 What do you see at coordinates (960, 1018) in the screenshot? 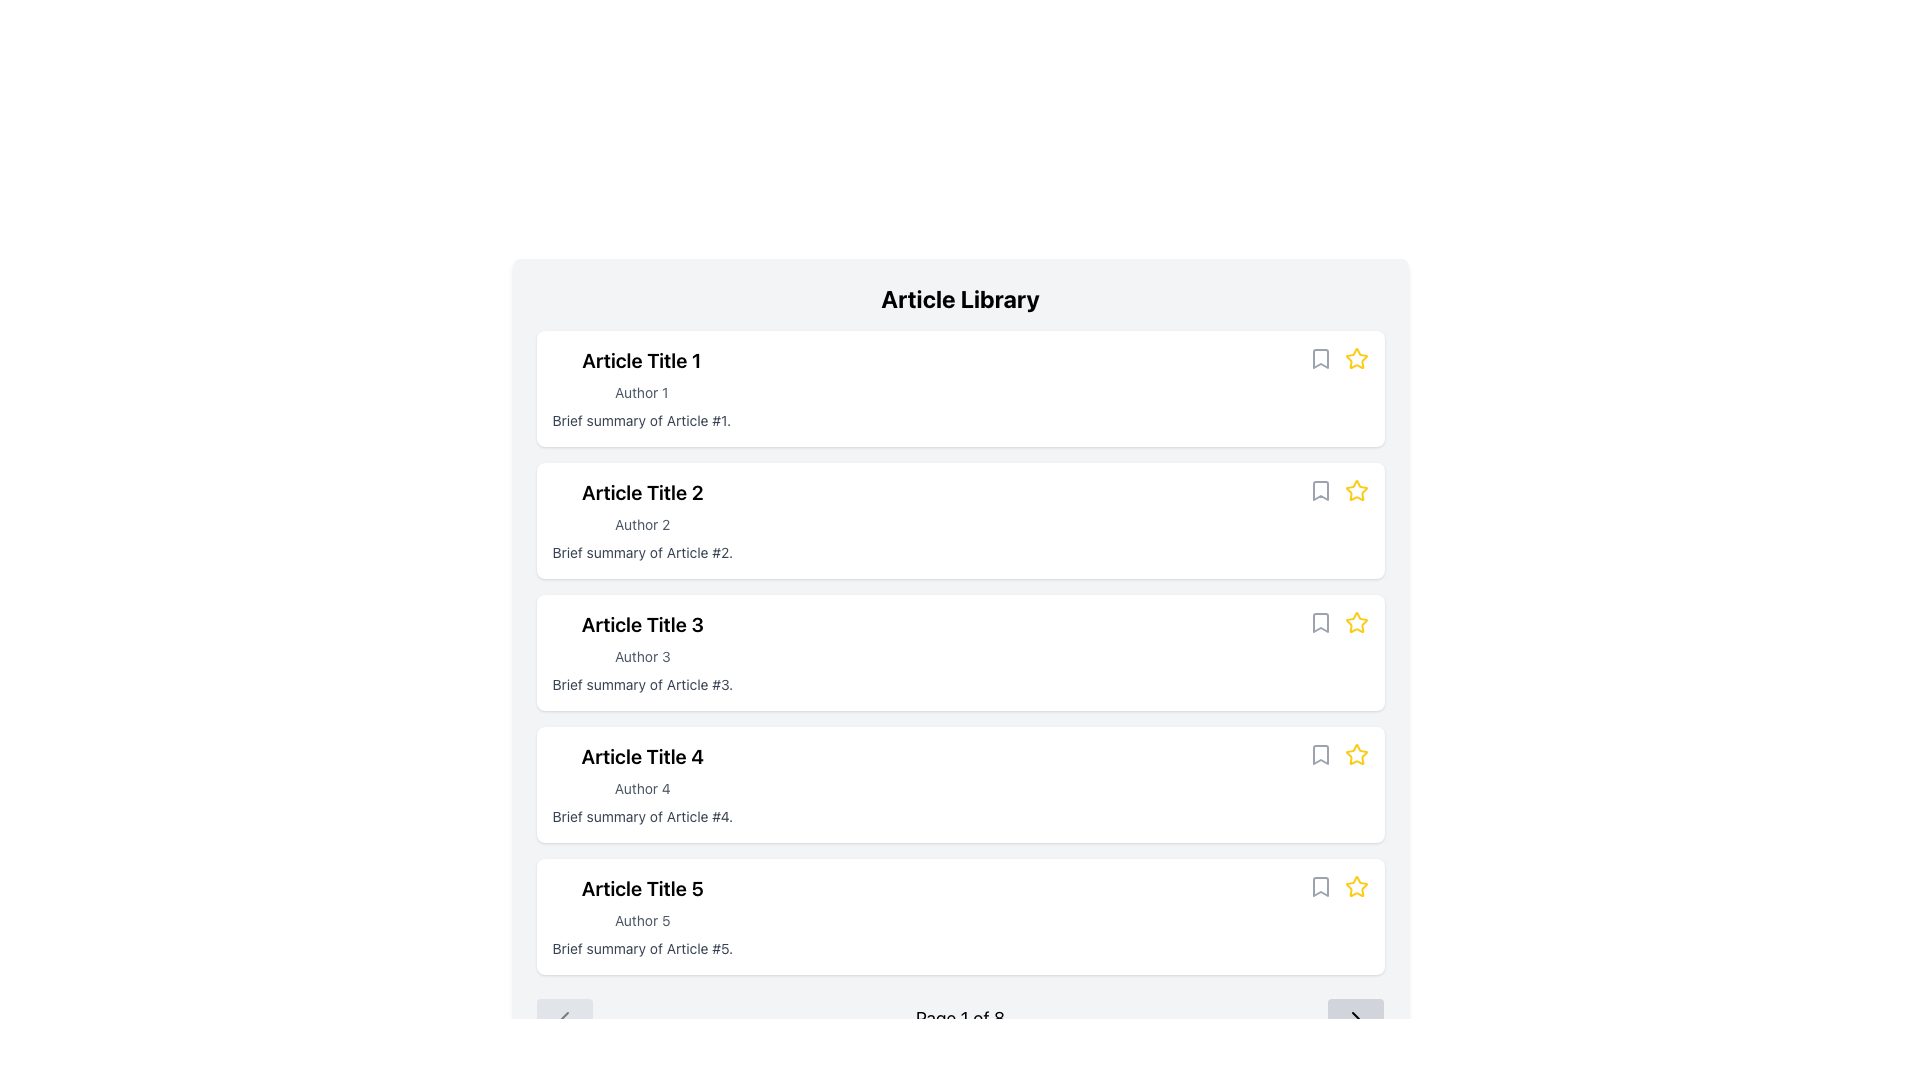
I see `text from the page information indicator located at the lower part of the 'Article Library' section, which shows the current page number and total available pages` at bounding box center [960, 1018].